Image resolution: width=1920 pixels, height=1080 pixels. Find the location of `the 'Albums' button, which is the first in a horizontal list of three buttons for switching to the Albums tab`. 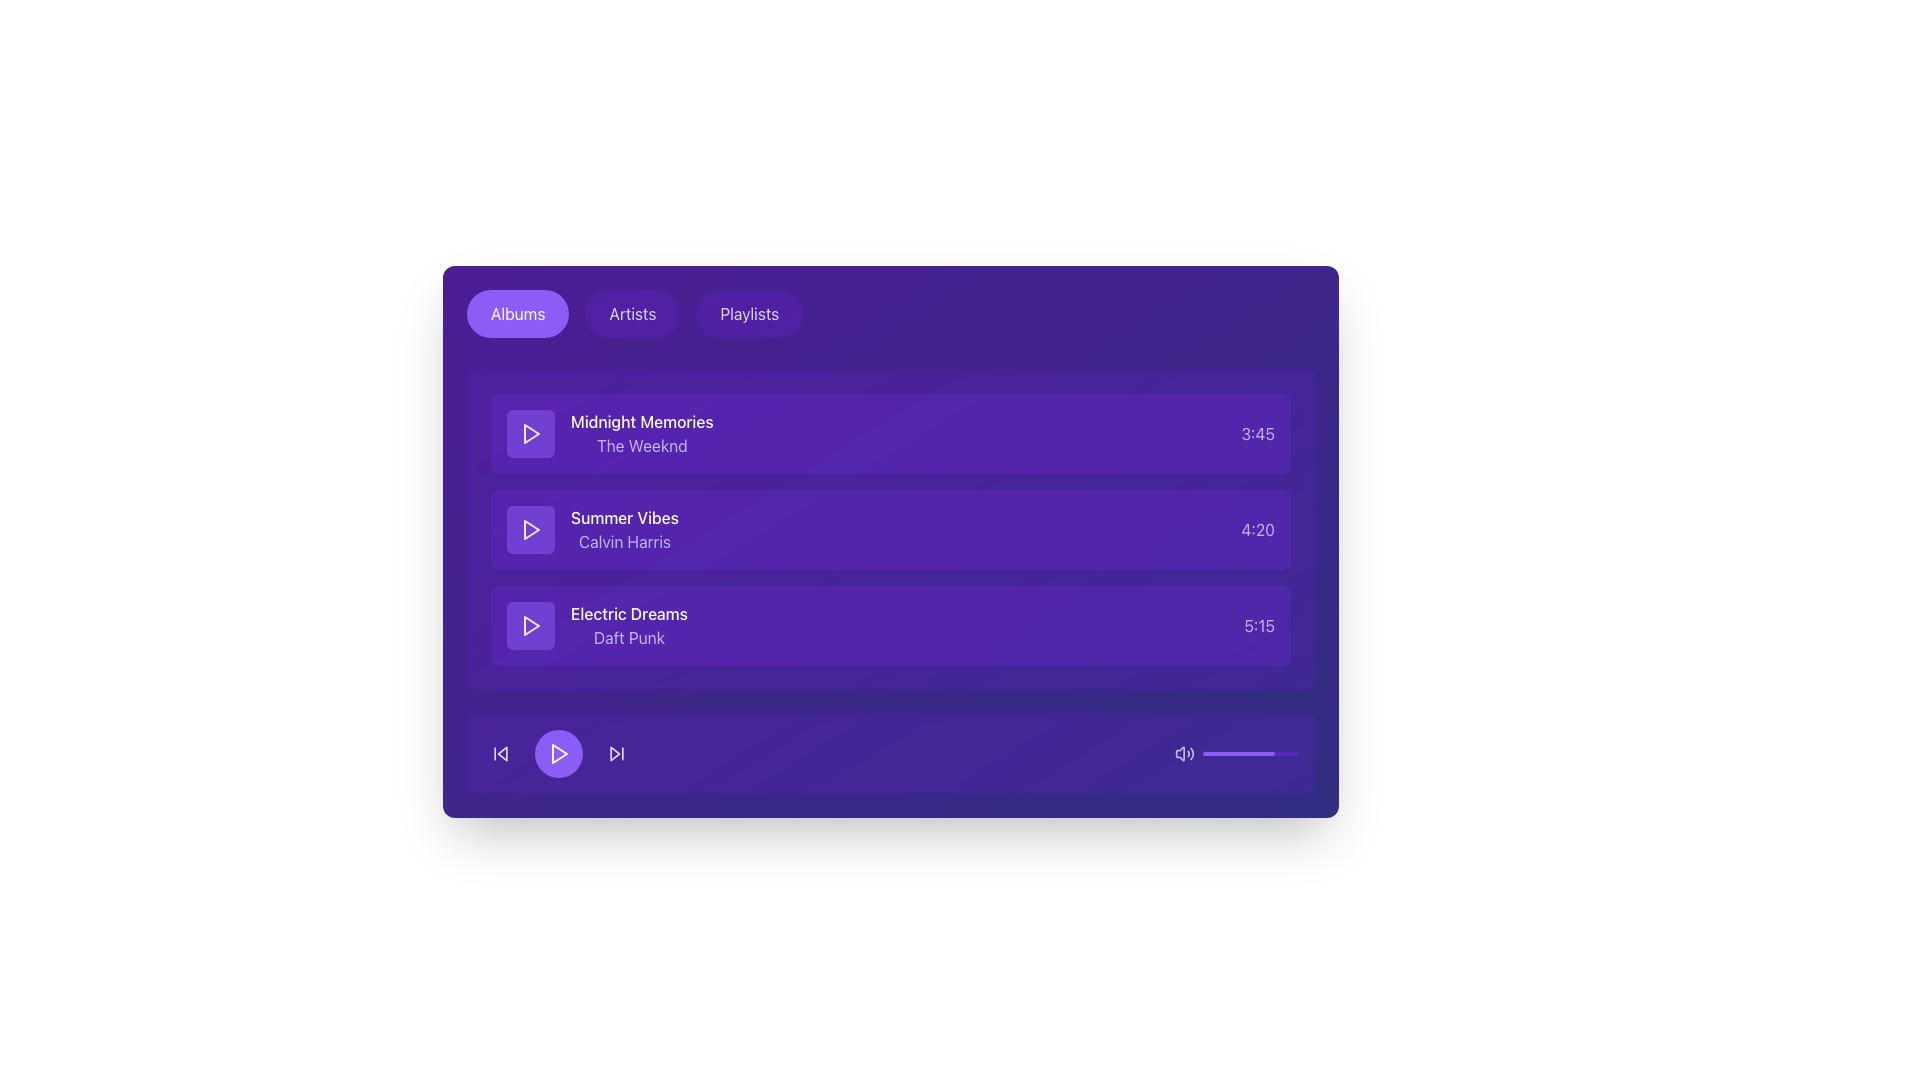

the 'Albums' button, which is the first in a horizontal list of three buttons for switching to the Albums tab is located at coordinates (518, 313).